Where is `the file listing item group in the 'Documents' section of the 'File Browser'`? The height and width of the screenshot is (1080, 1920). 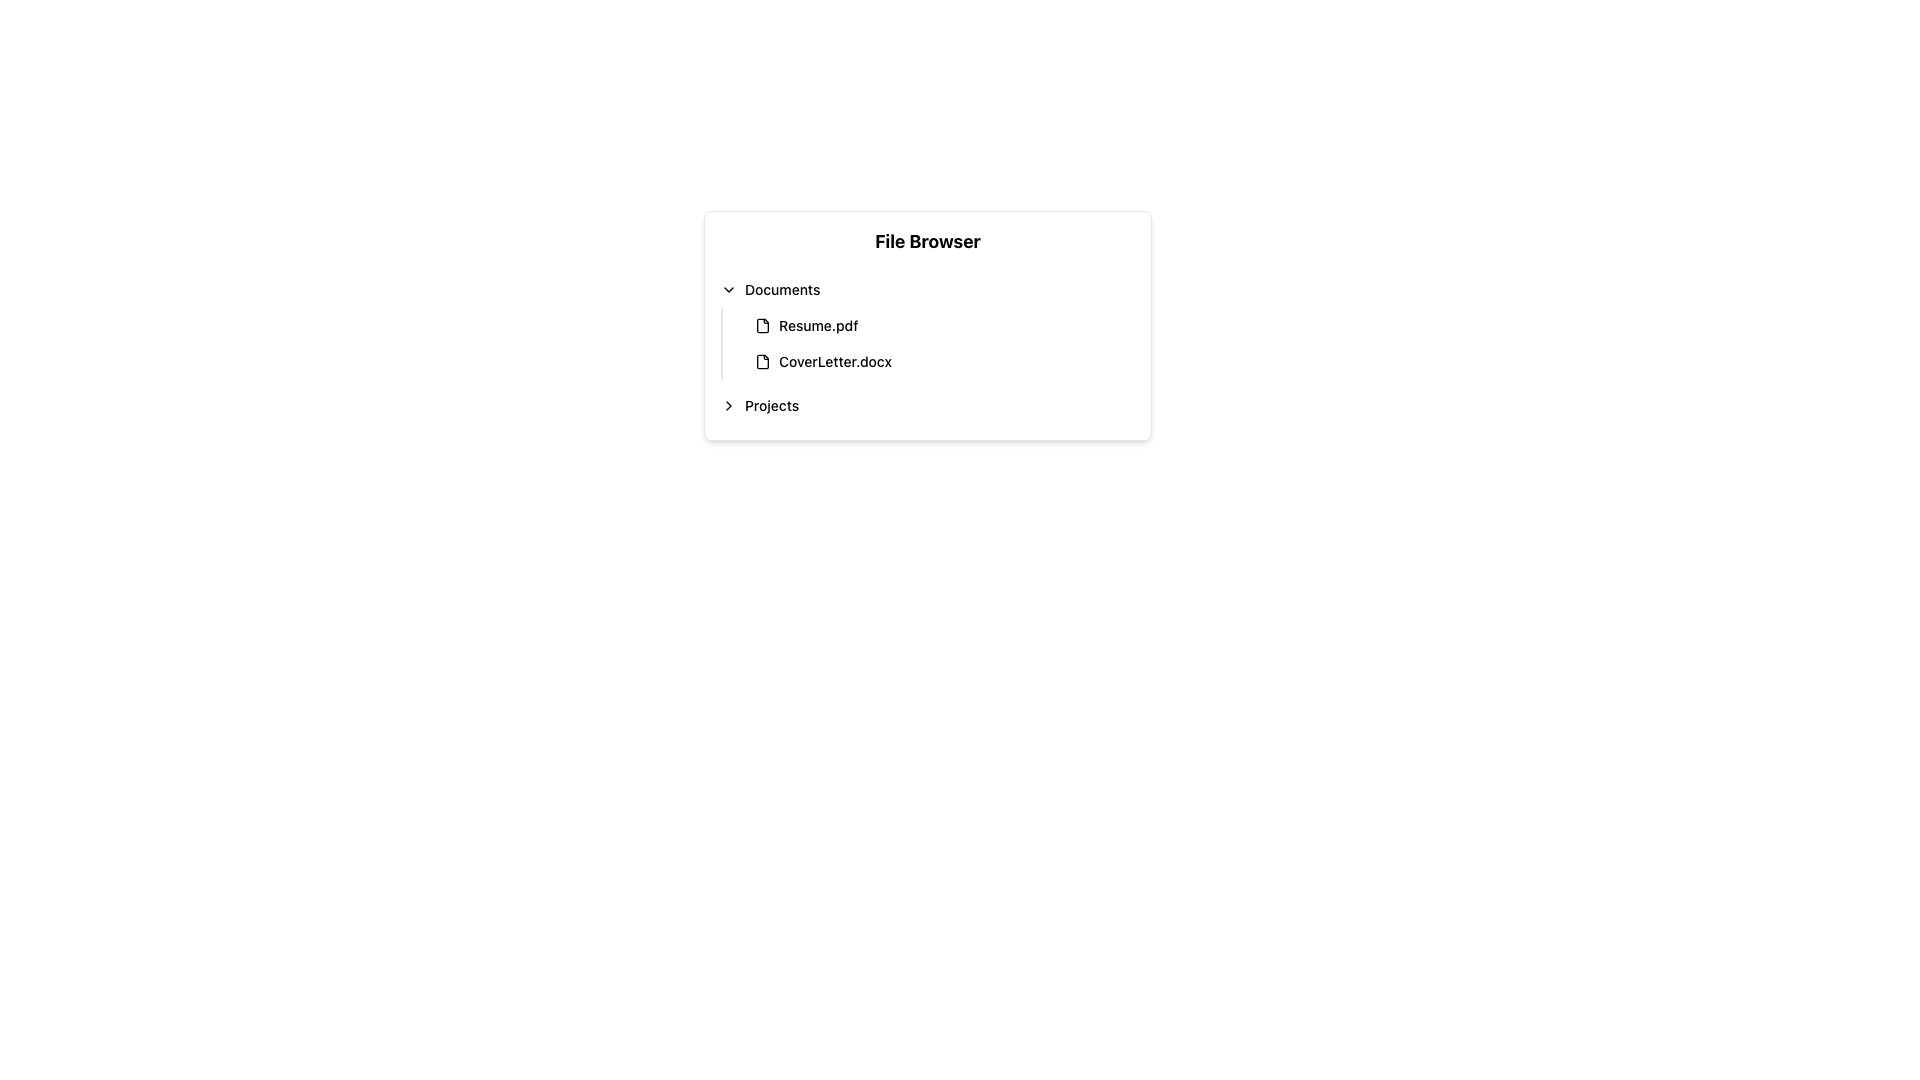
the file listing item group in the 'Documents' section of the 'File Browser' is located at coordinates (935, 342).